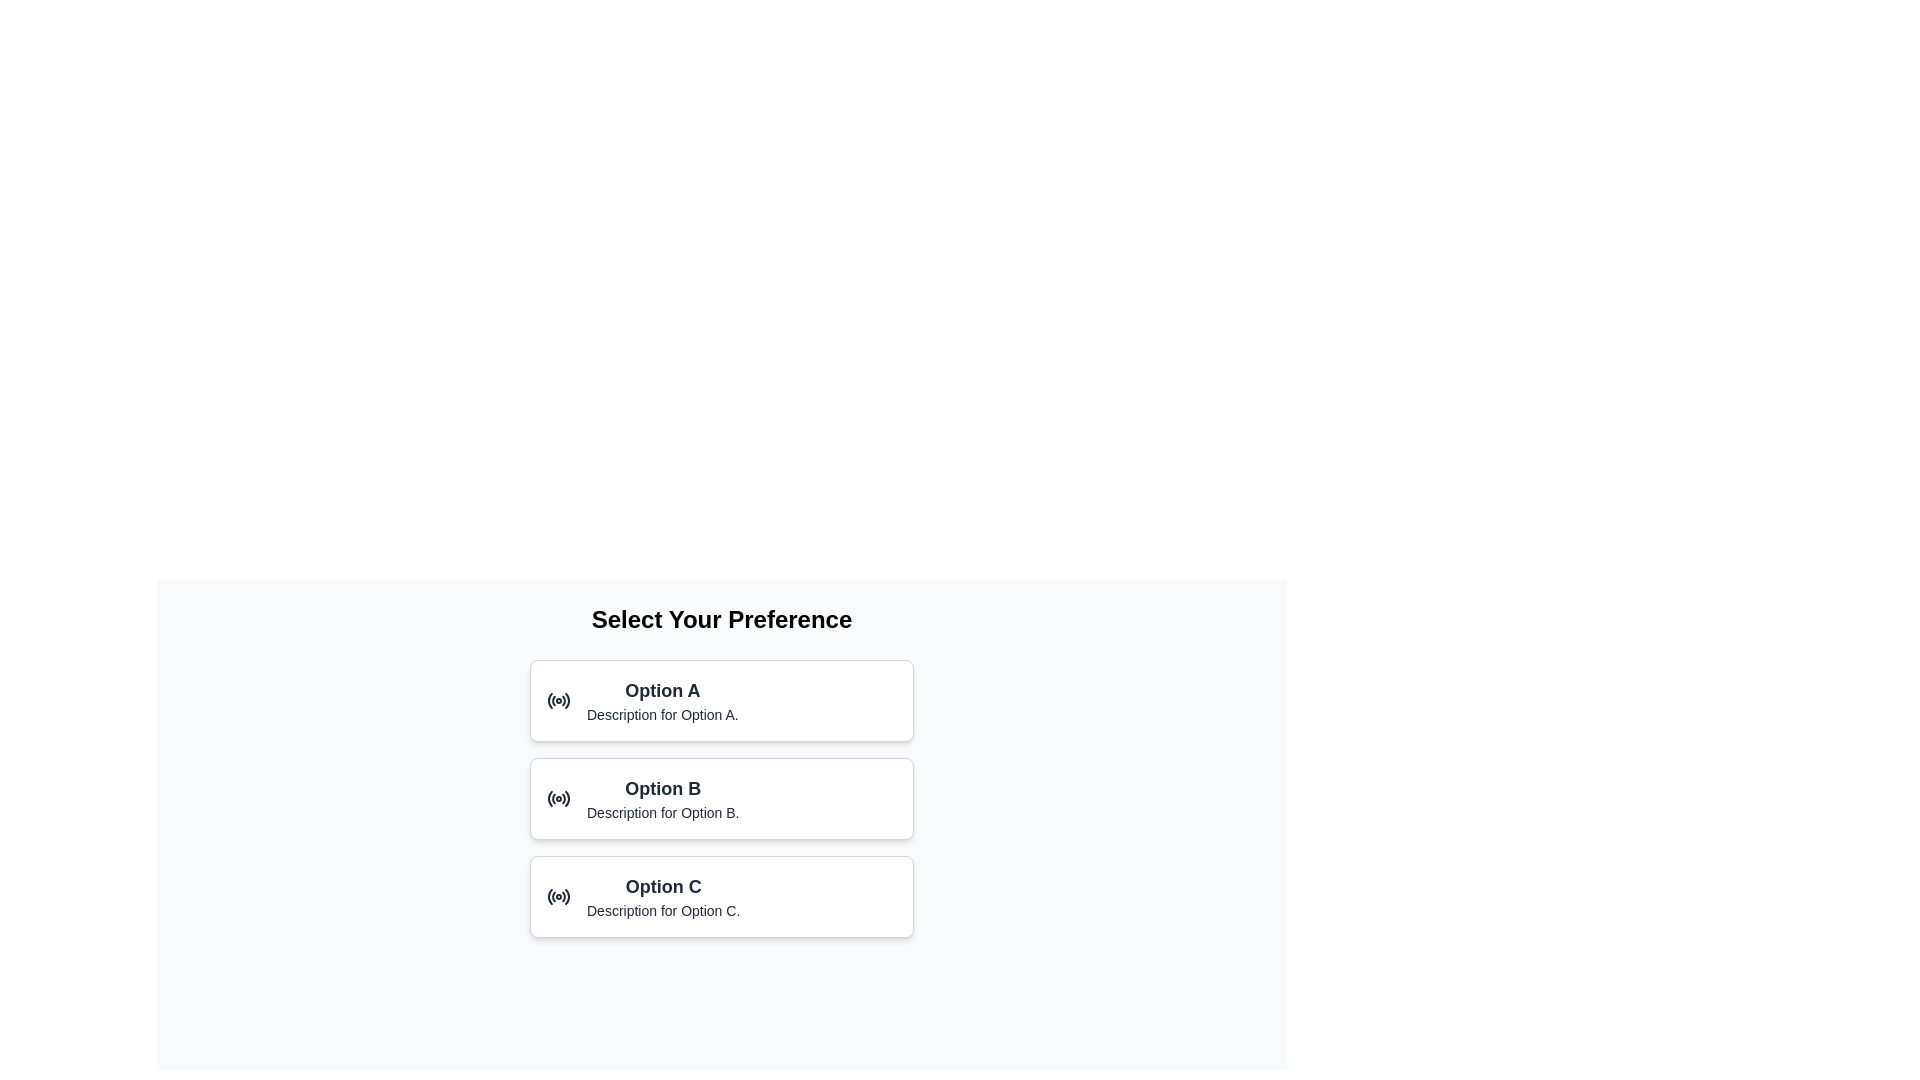 The image size is (1920, 1080). Describe the element at coordinates (662, 797) in the screenshot. I see `the 'Option B' text block, which is the second card in a vertical stack of three options` at that location.